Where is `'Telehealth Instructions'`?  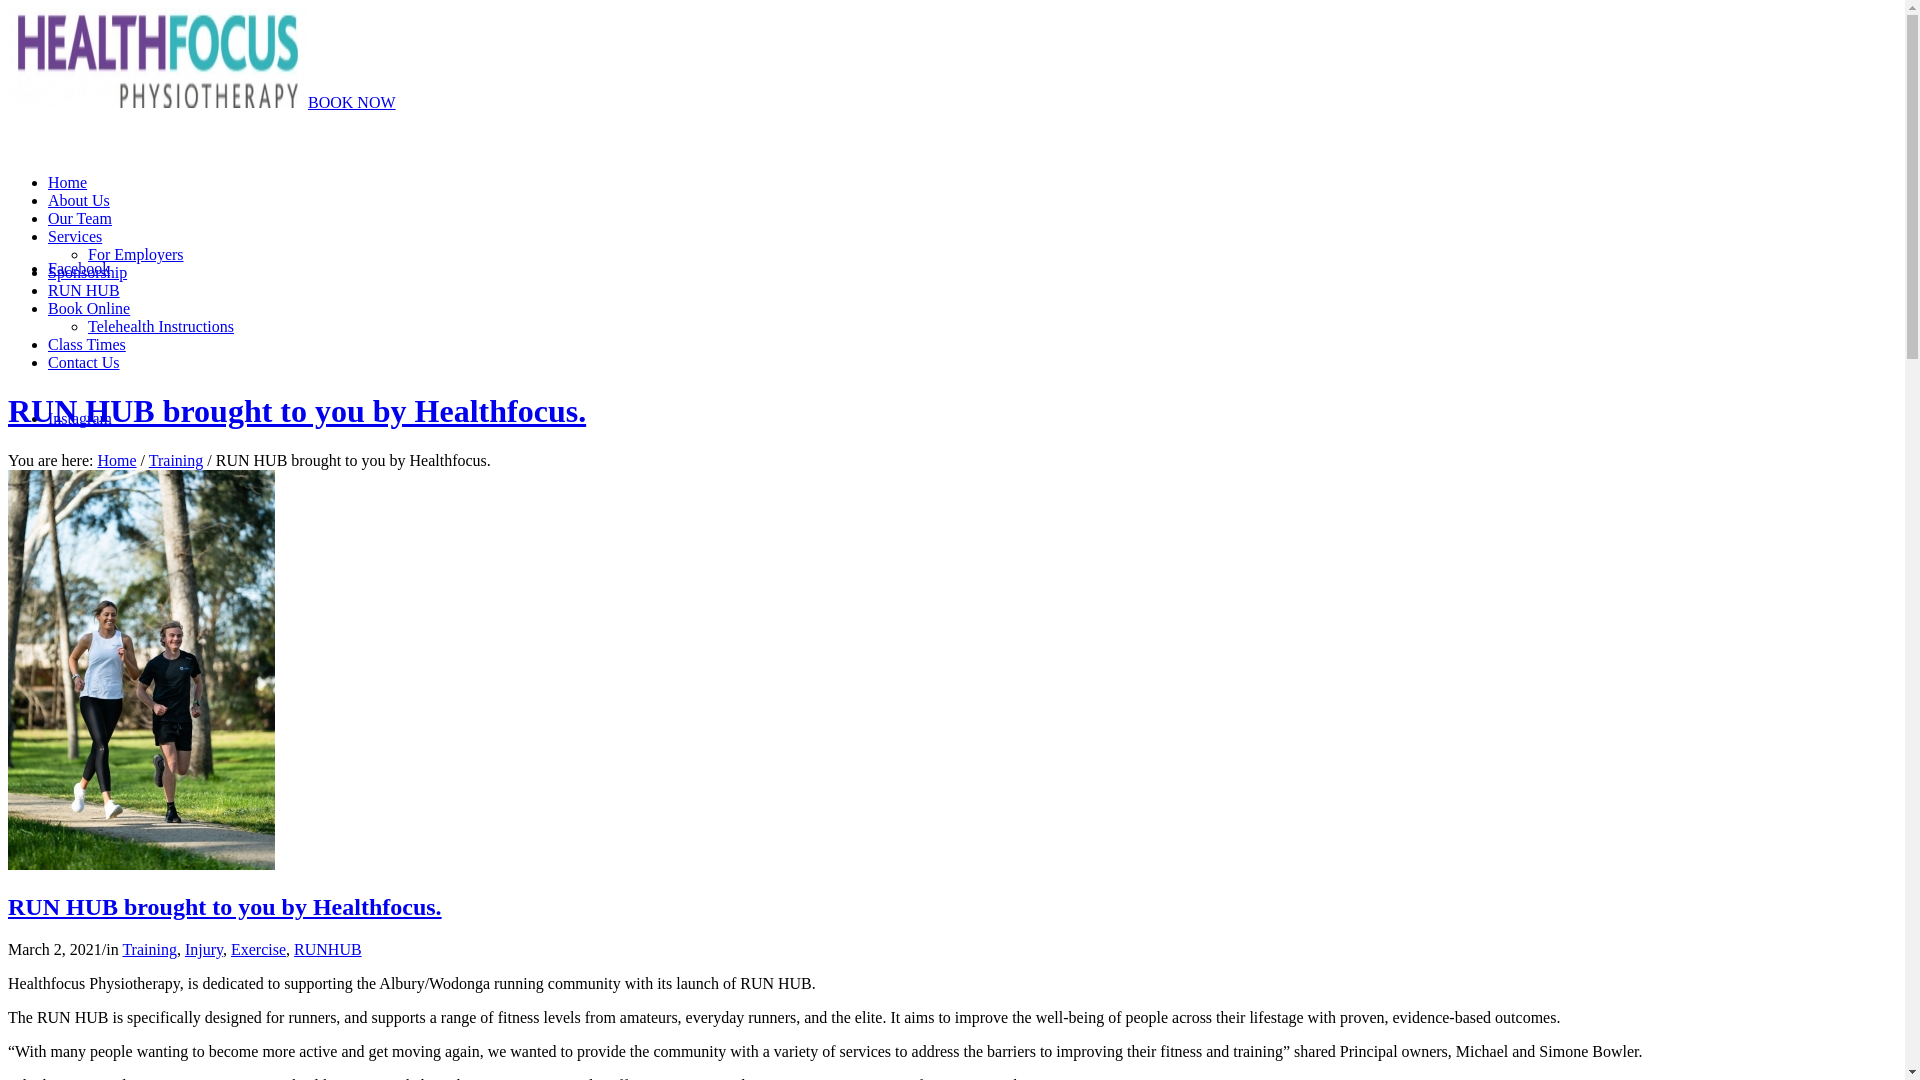 'Telehealth Instructions' is located at coordinates (86, 325).